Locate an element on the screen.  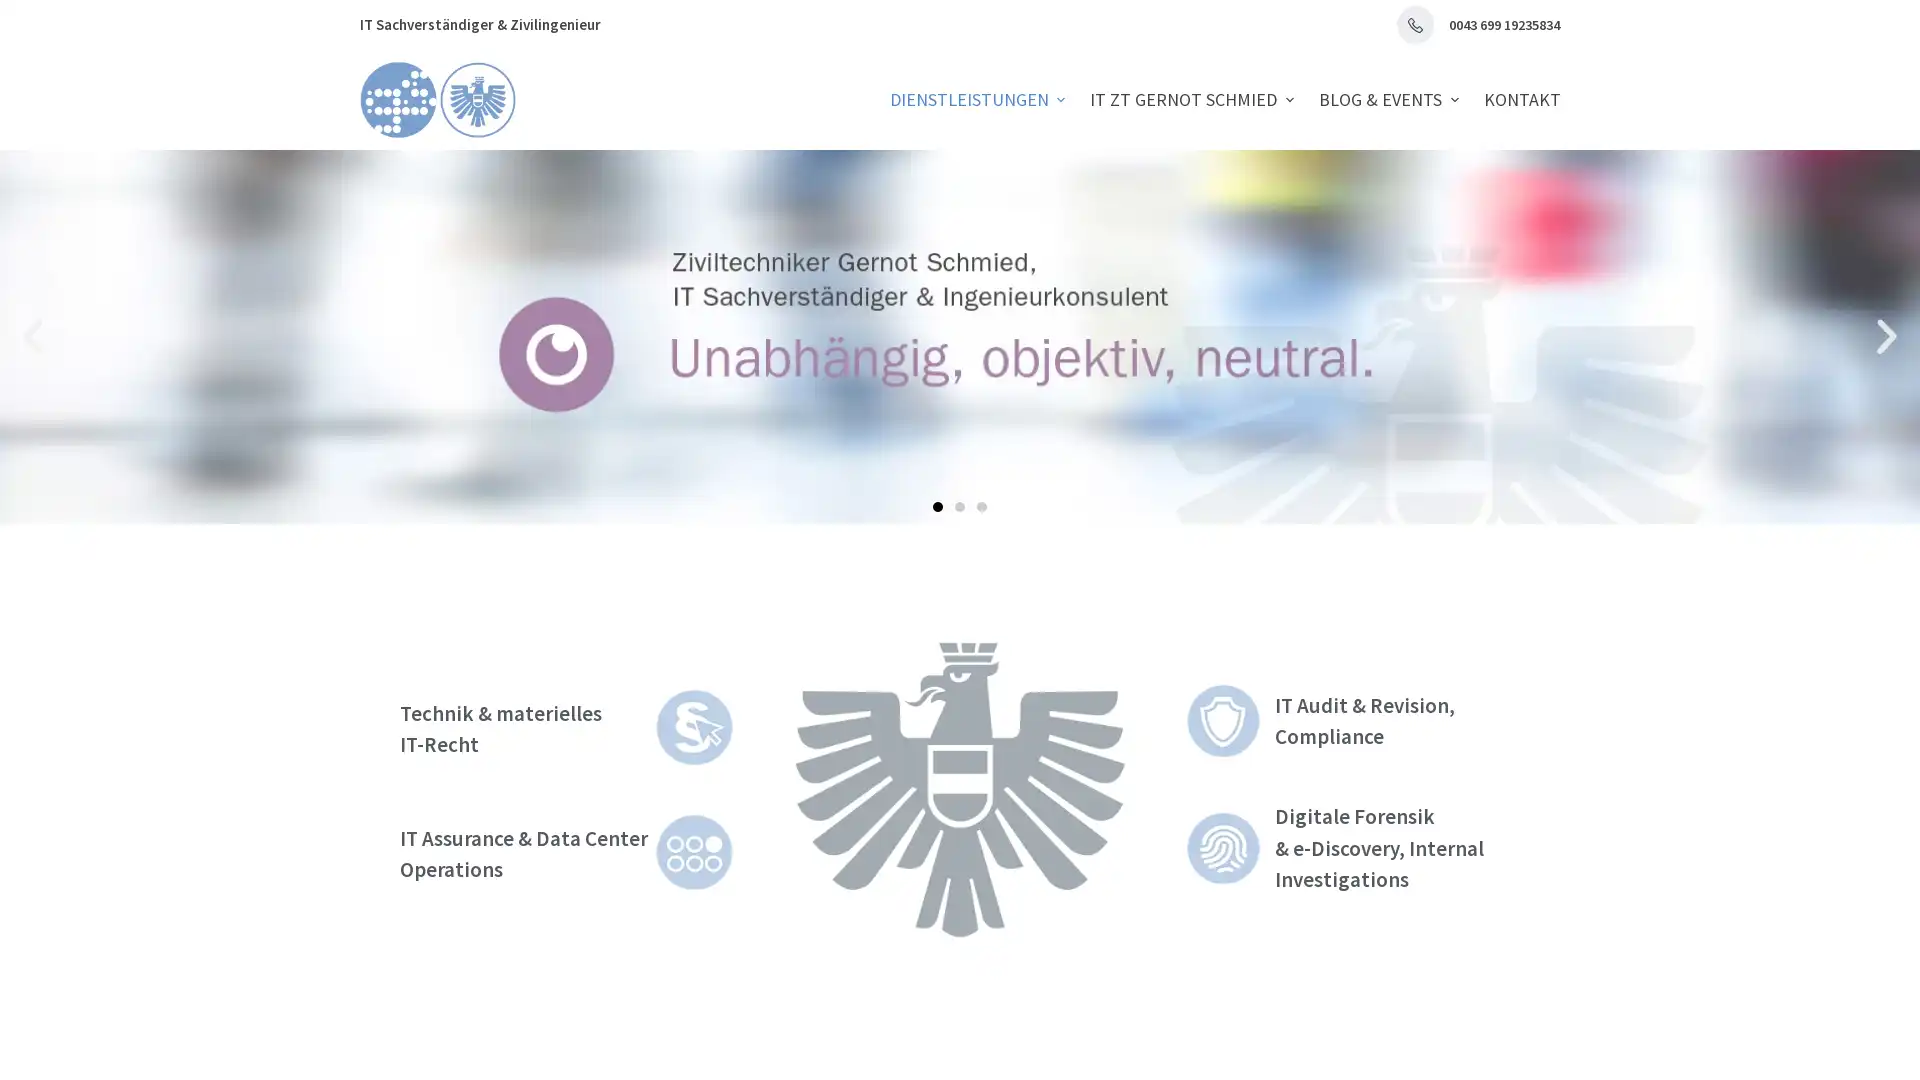
Next slide is located at coordinates (1885, 334).